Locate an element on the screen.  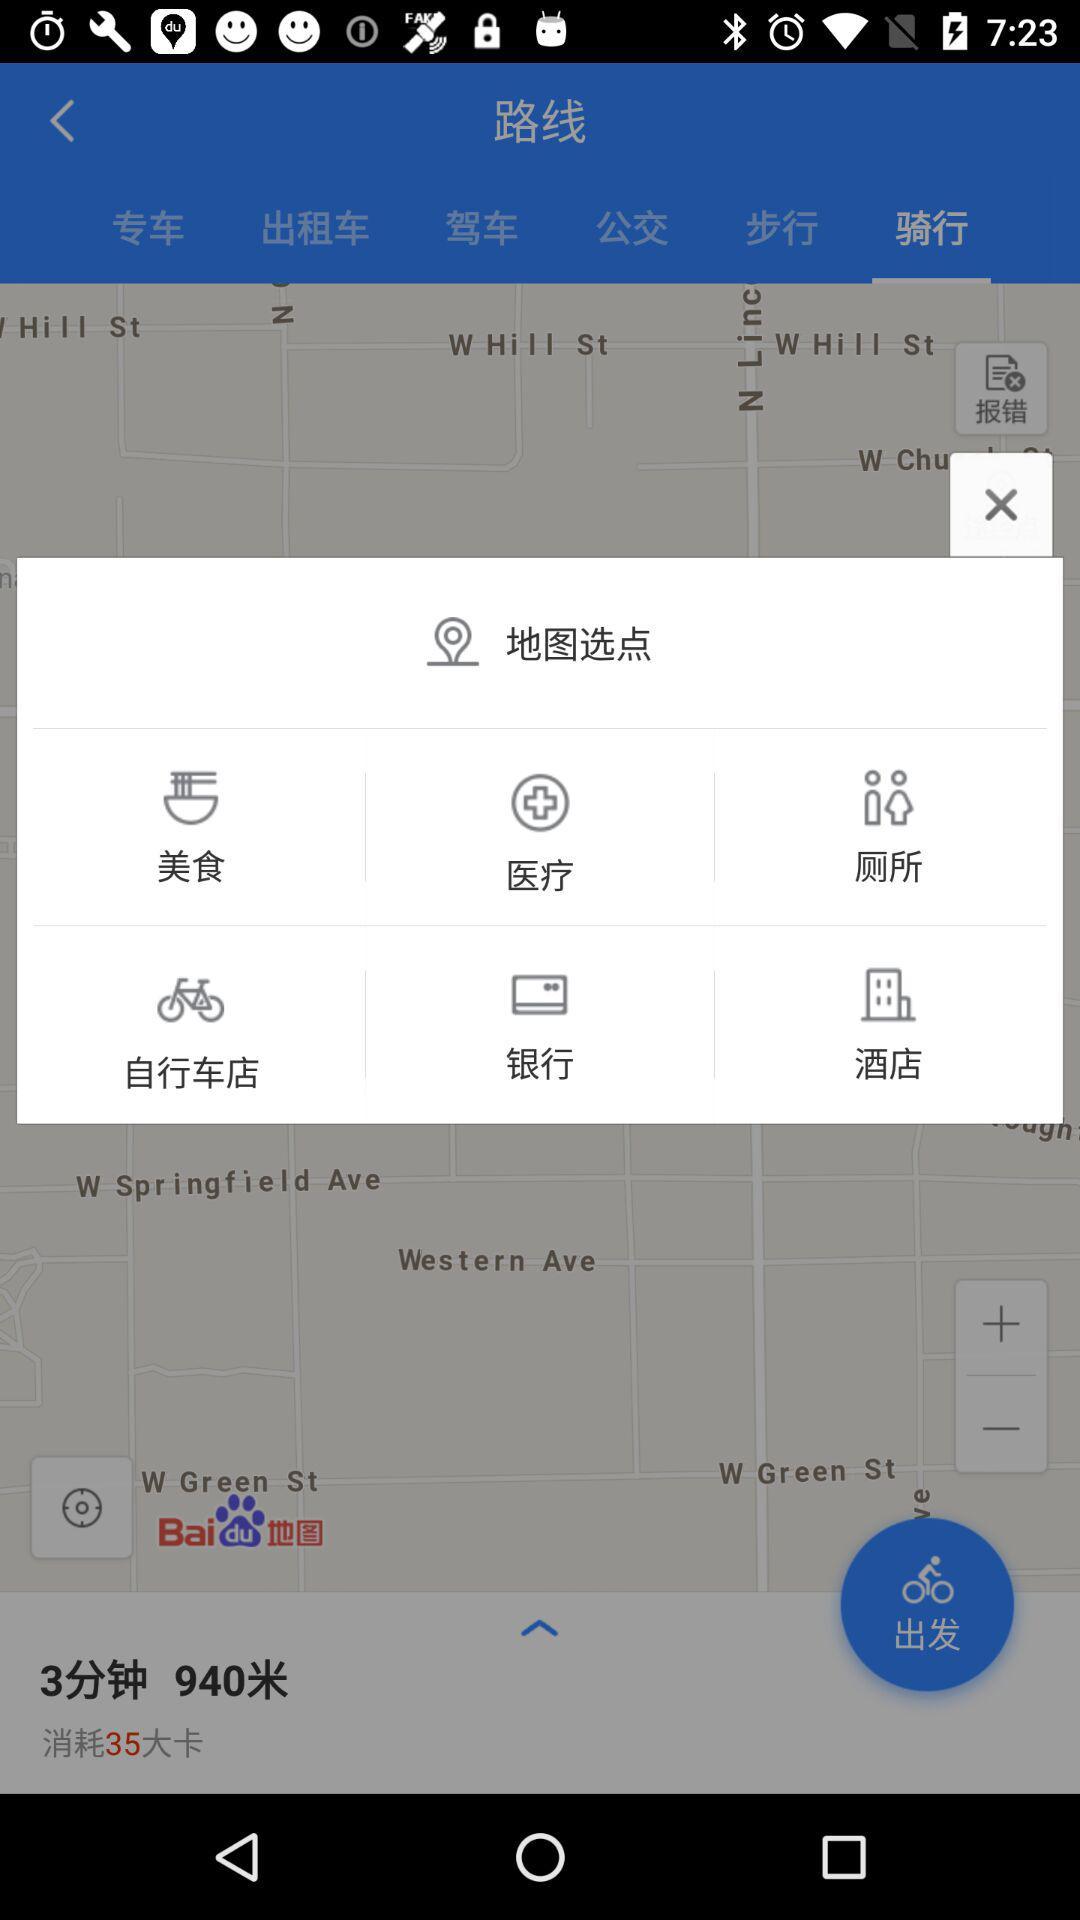
the arrow_upward icon is located at coordinates (538, 1627).